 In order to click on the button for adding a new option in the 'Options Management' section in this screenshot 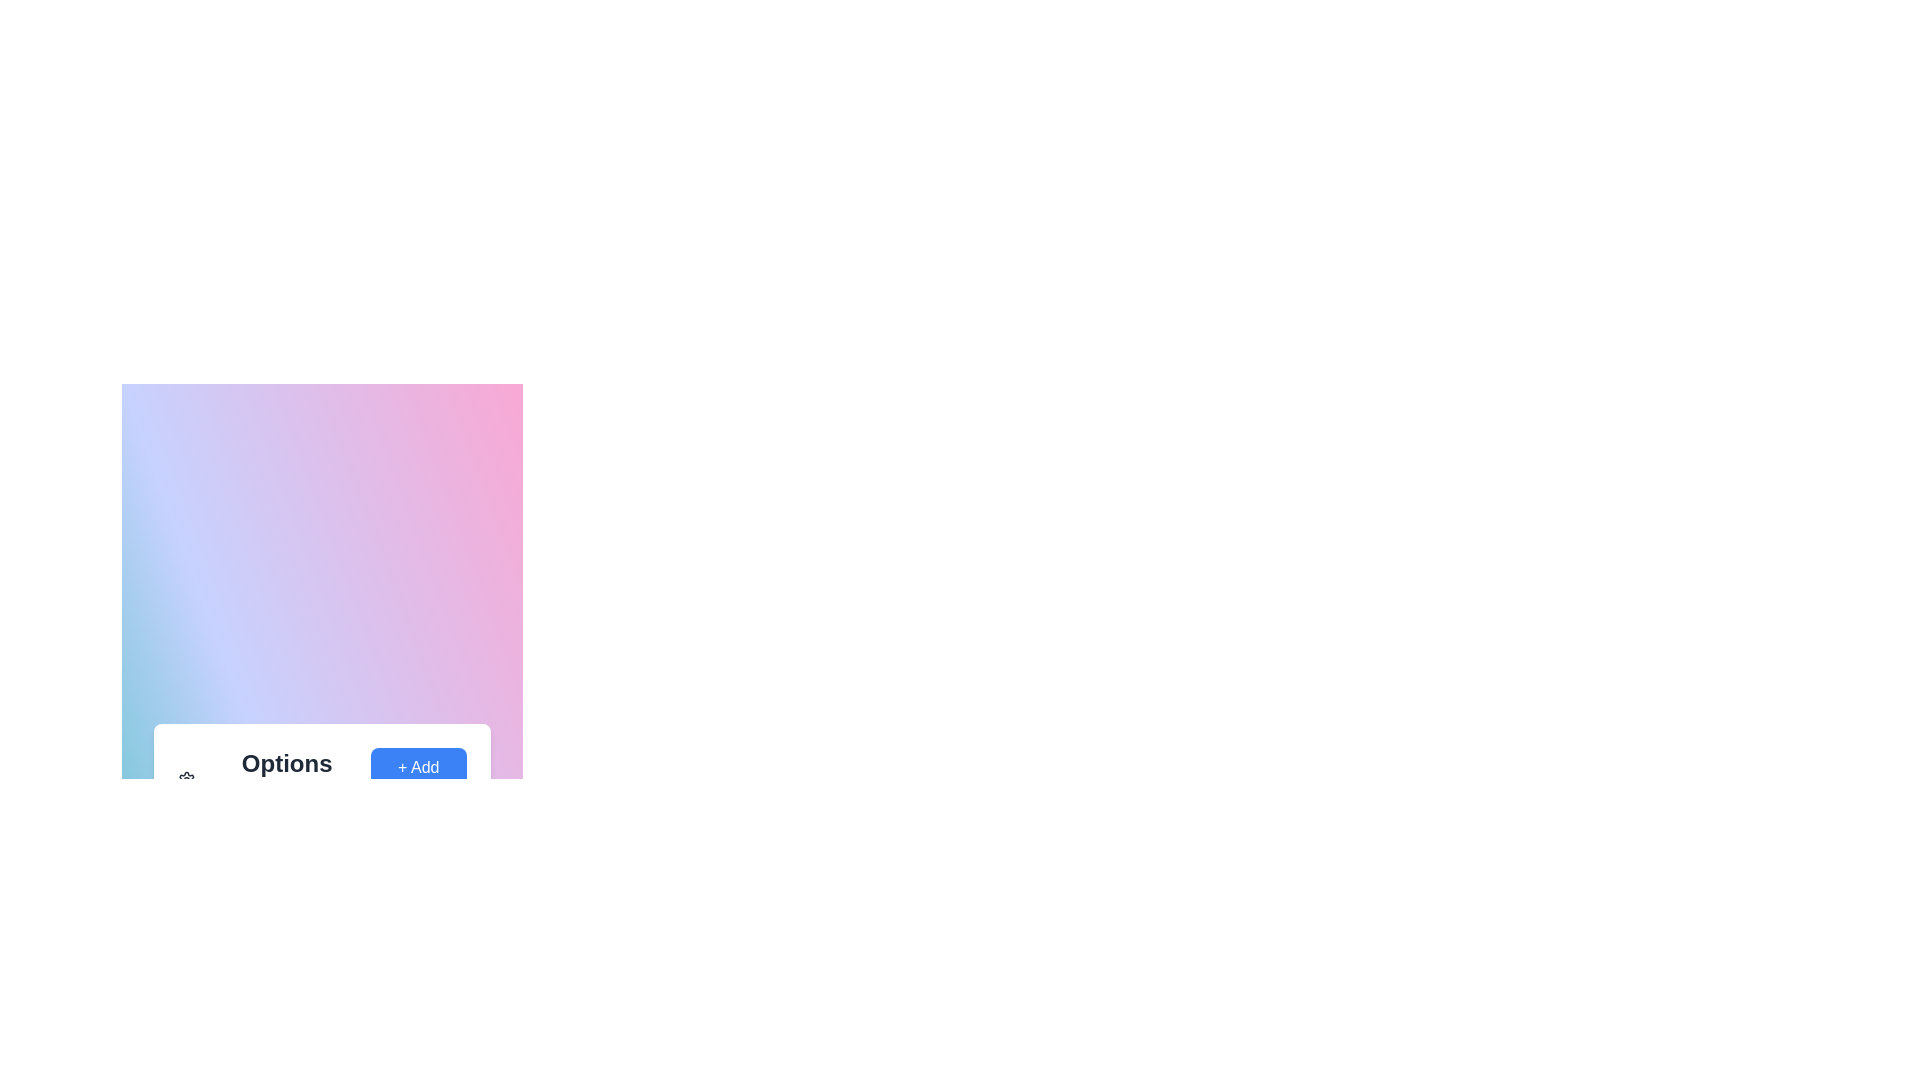, I will do `click(417, 778)`.